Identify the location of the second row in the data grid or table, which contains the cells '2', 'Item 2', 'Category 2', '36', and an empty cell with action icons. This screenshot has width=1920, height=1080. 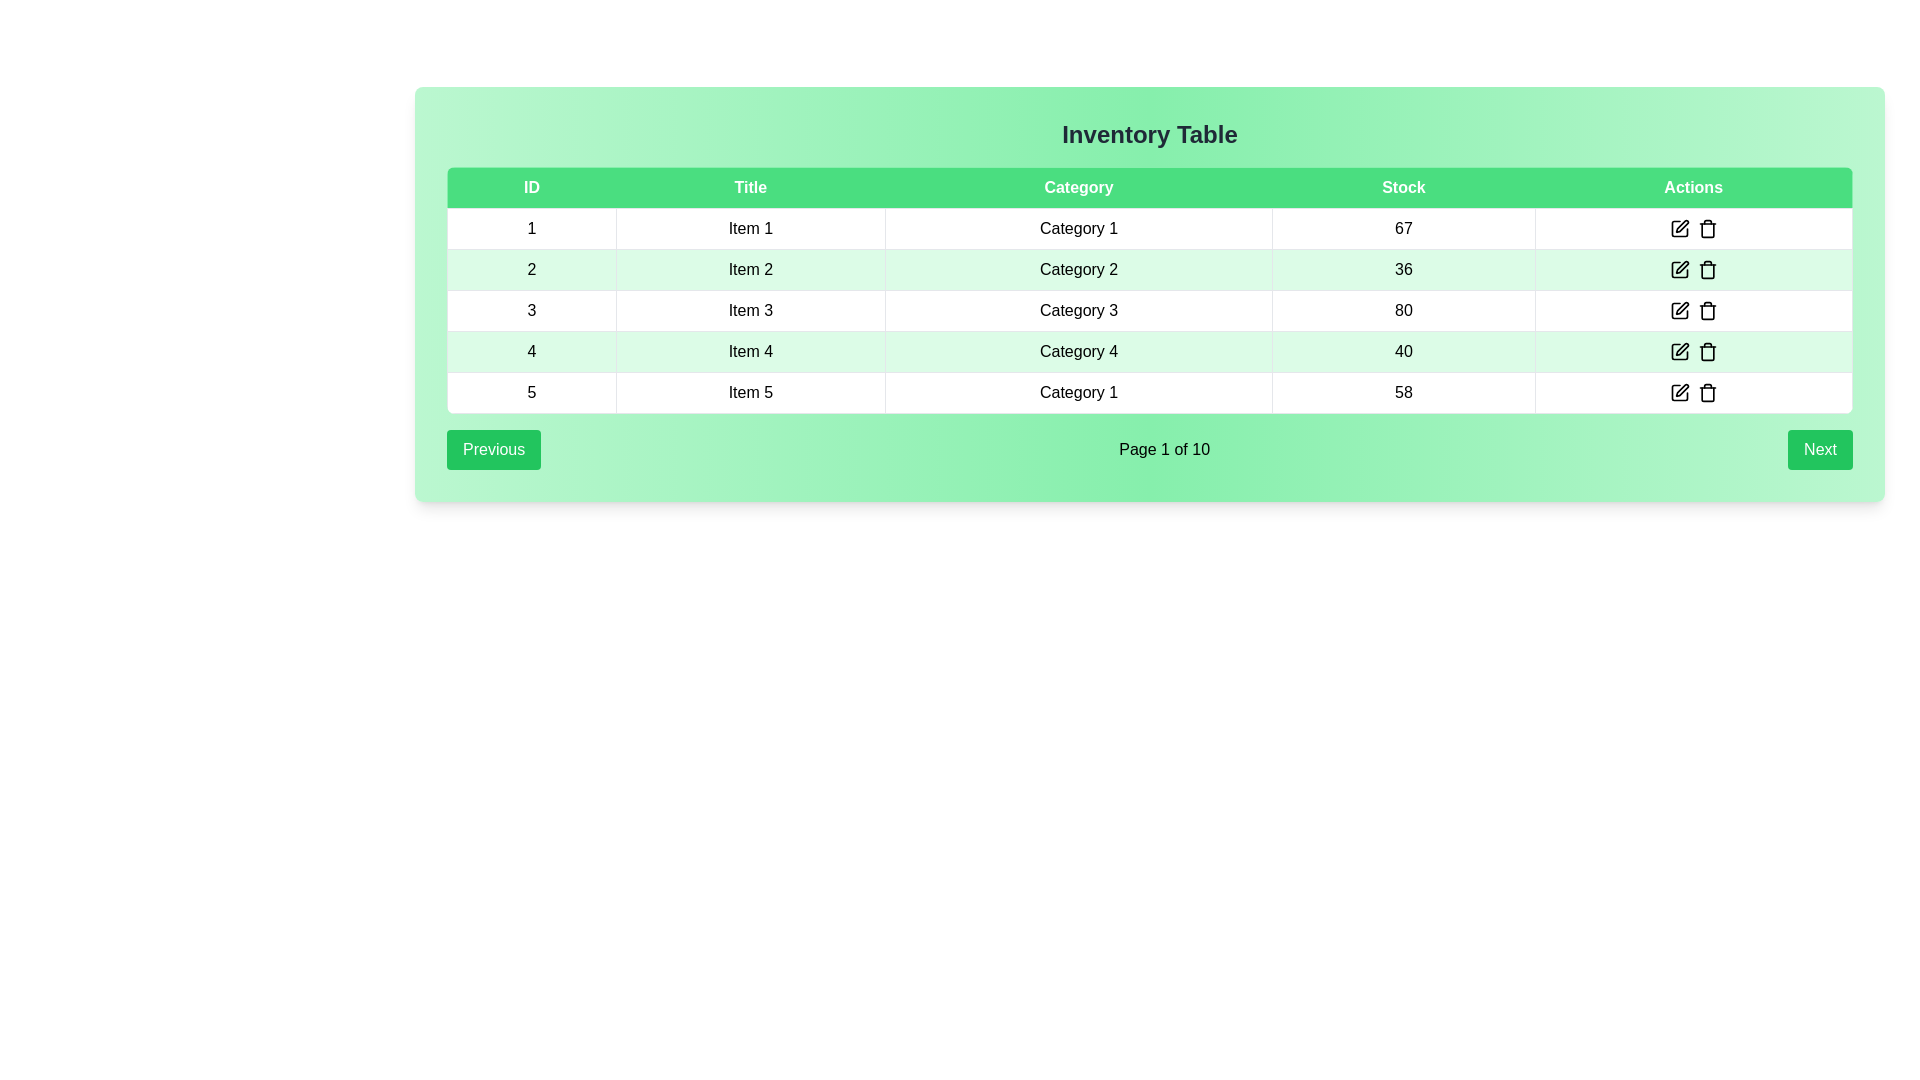
(1150, 270).